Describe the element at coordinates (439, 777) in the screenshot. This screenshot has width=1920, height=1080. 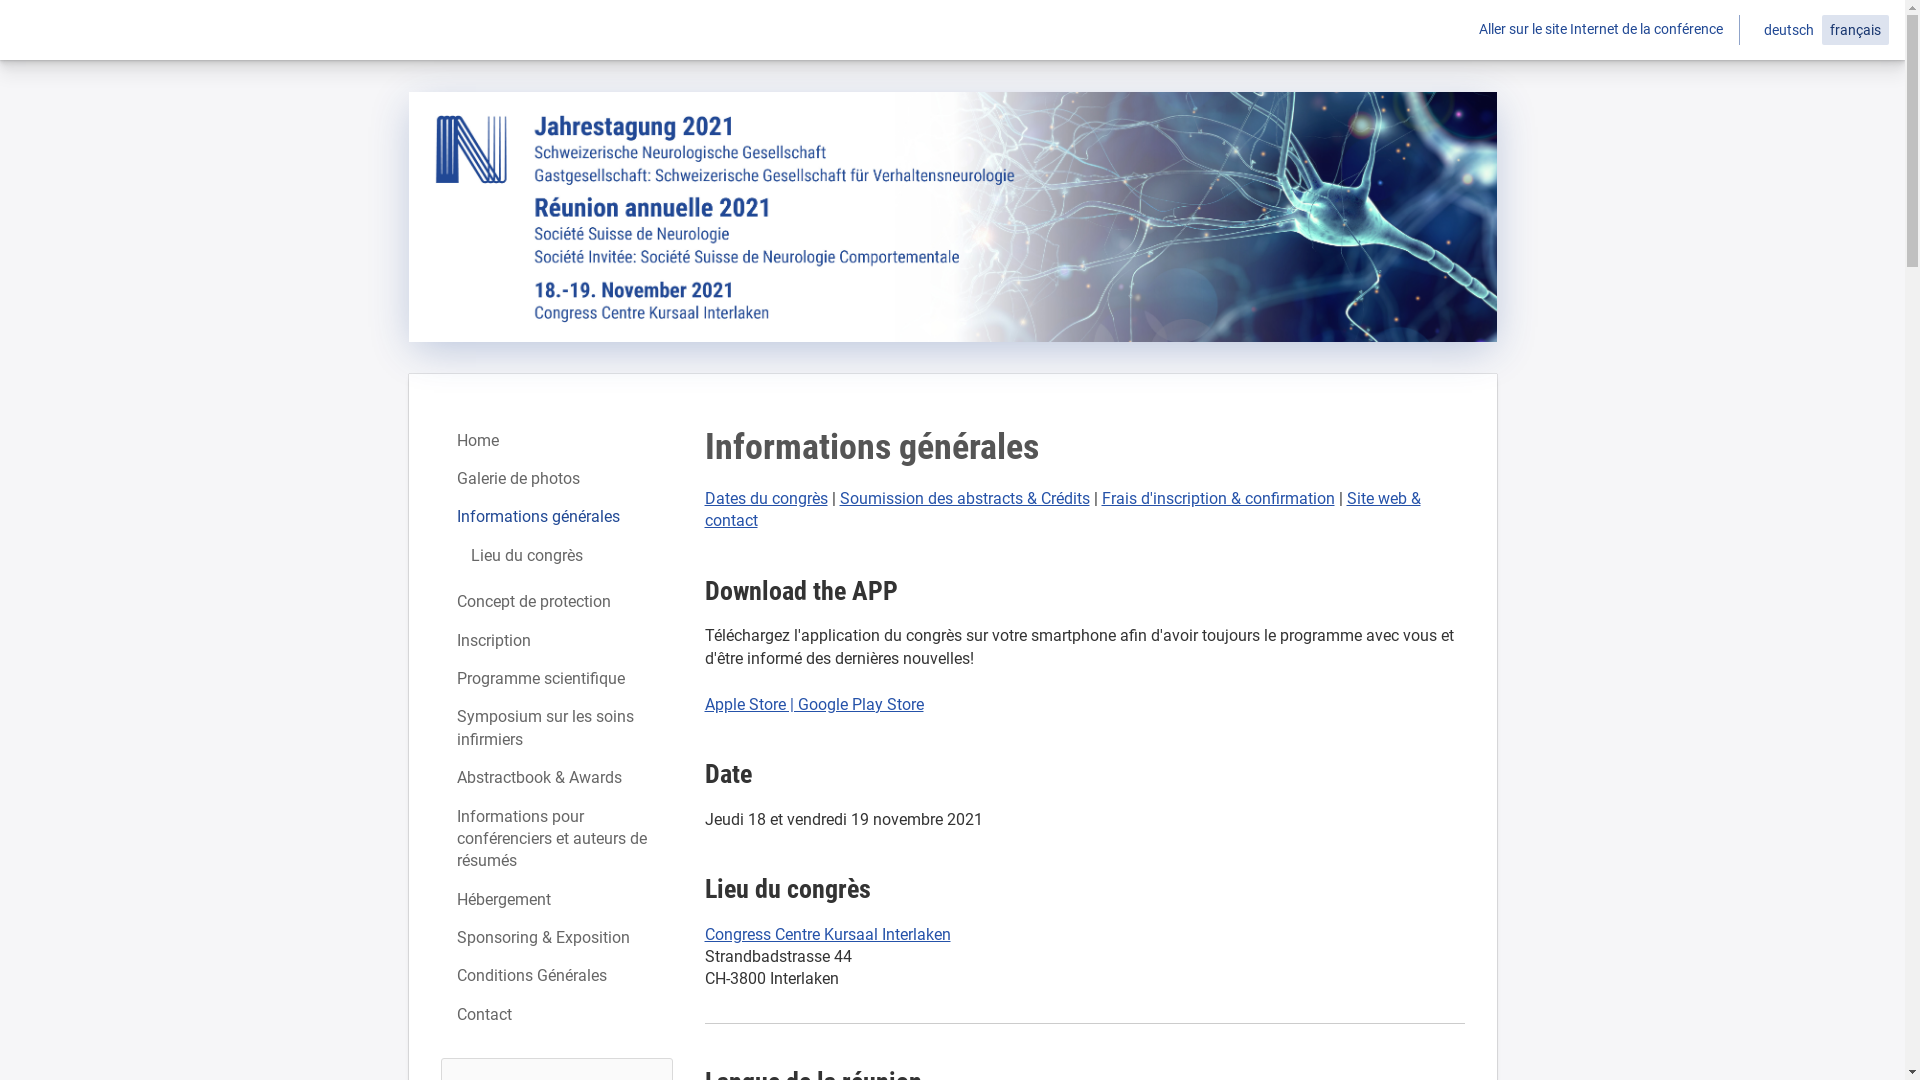
I see `'Abstractbook & Awards'` at that location.